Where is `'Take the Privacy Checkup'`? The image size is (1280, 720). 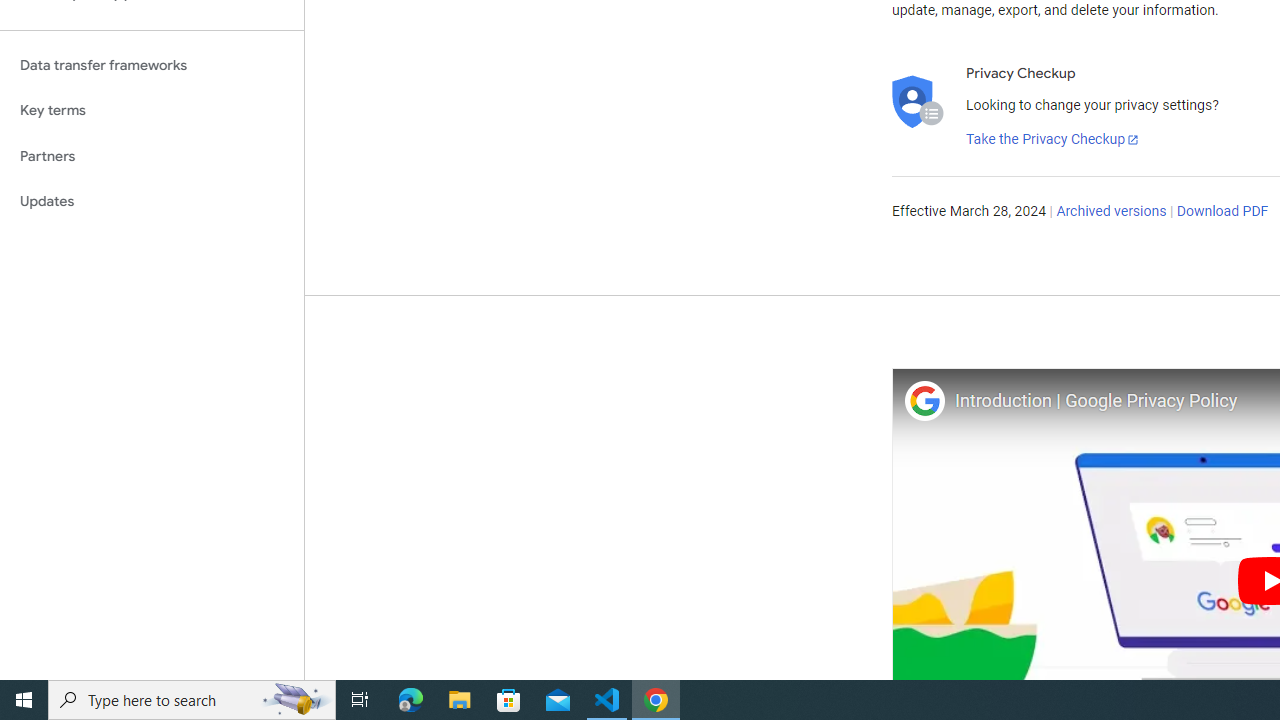
'Take the Privacy Checkup' is located at coordinates (1052, 139).